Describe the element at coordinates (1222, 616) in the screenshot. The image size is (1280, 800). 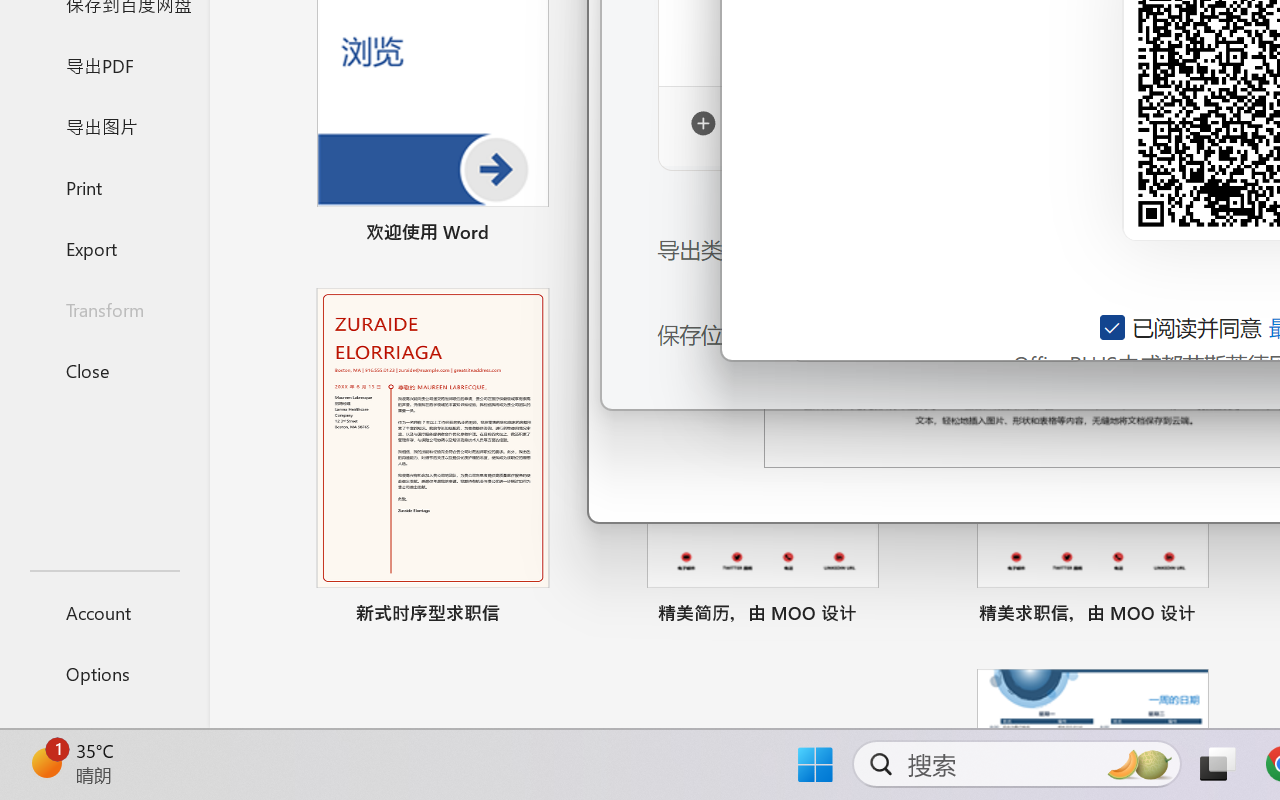
I see `'Pin to list'` at that location.